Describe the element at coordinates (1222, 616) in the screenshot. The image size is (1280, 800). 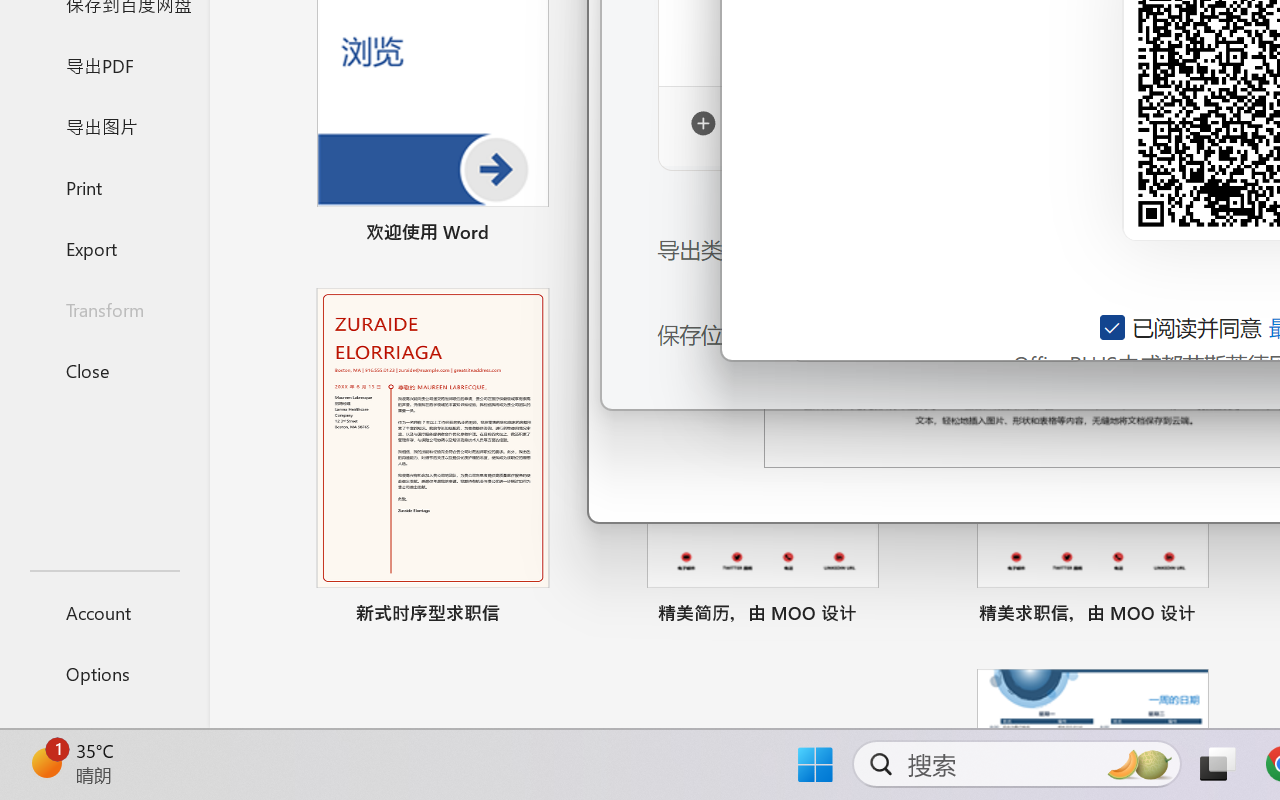
I see `'Pin to list'` at that location.